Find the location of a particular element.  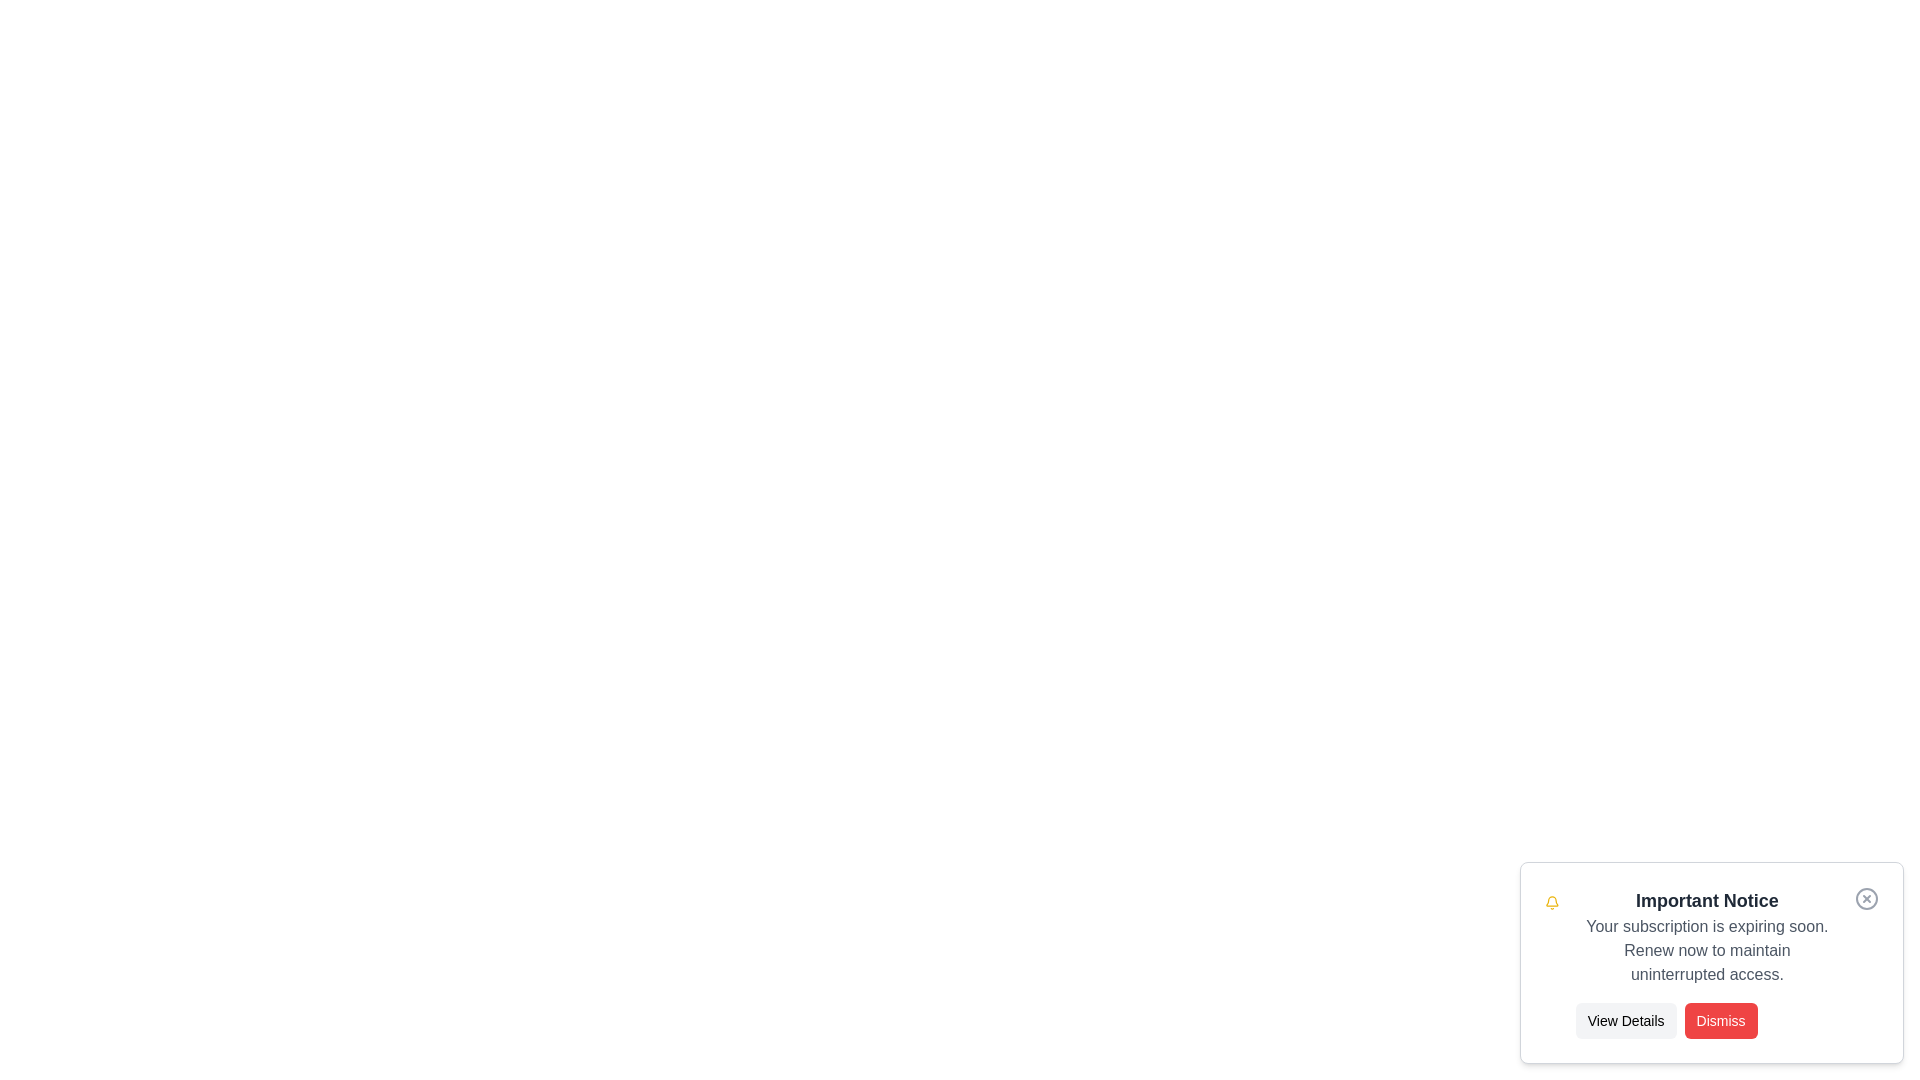

the notification message that informs the user about the impending expiration of their subscription, located below the 'Important Notice' heading and above the 'View Details' and 'Dismiss' buttons is located at coordinates (1706, 950).